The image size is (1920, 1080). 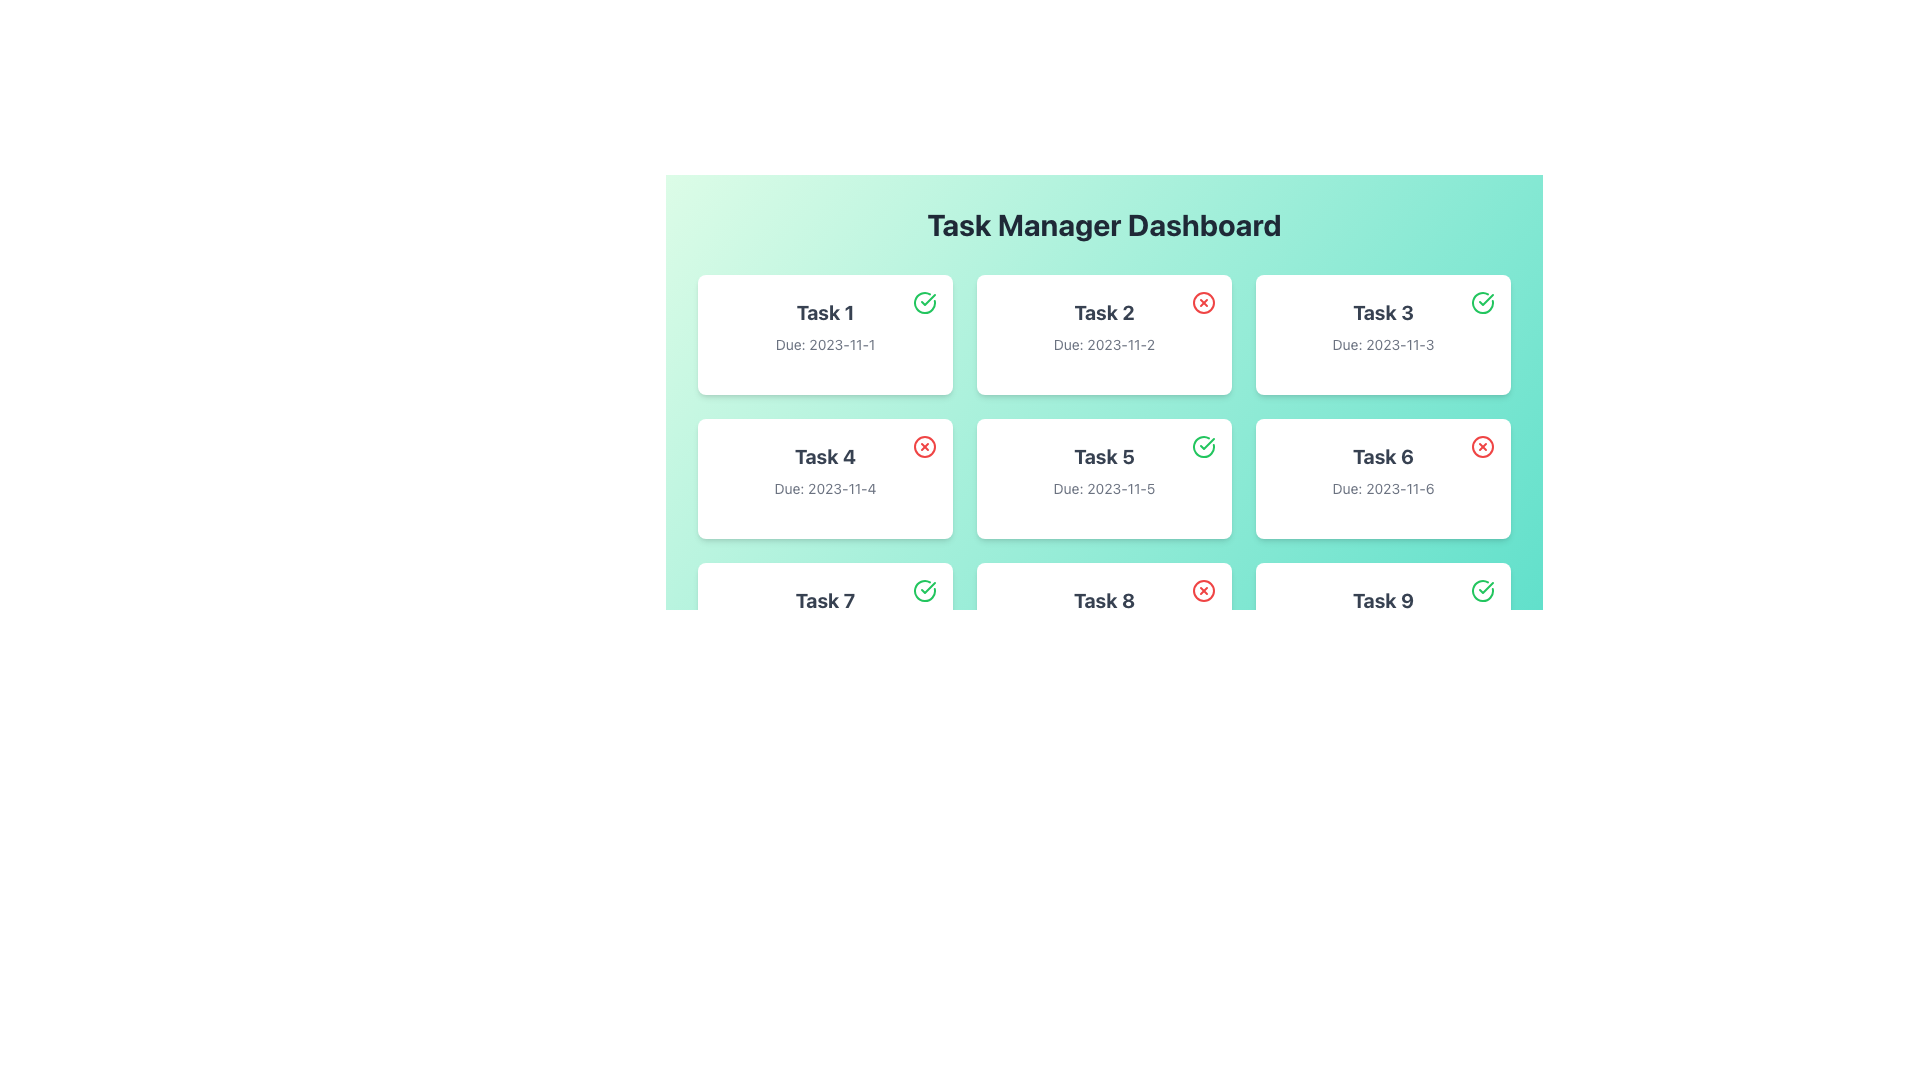 I want to click on the text element displaying the due date 'Due: 2023-11-6' located in the 'Task 6' card, positioned directly below the task's title, so click(x=1382, y=489).